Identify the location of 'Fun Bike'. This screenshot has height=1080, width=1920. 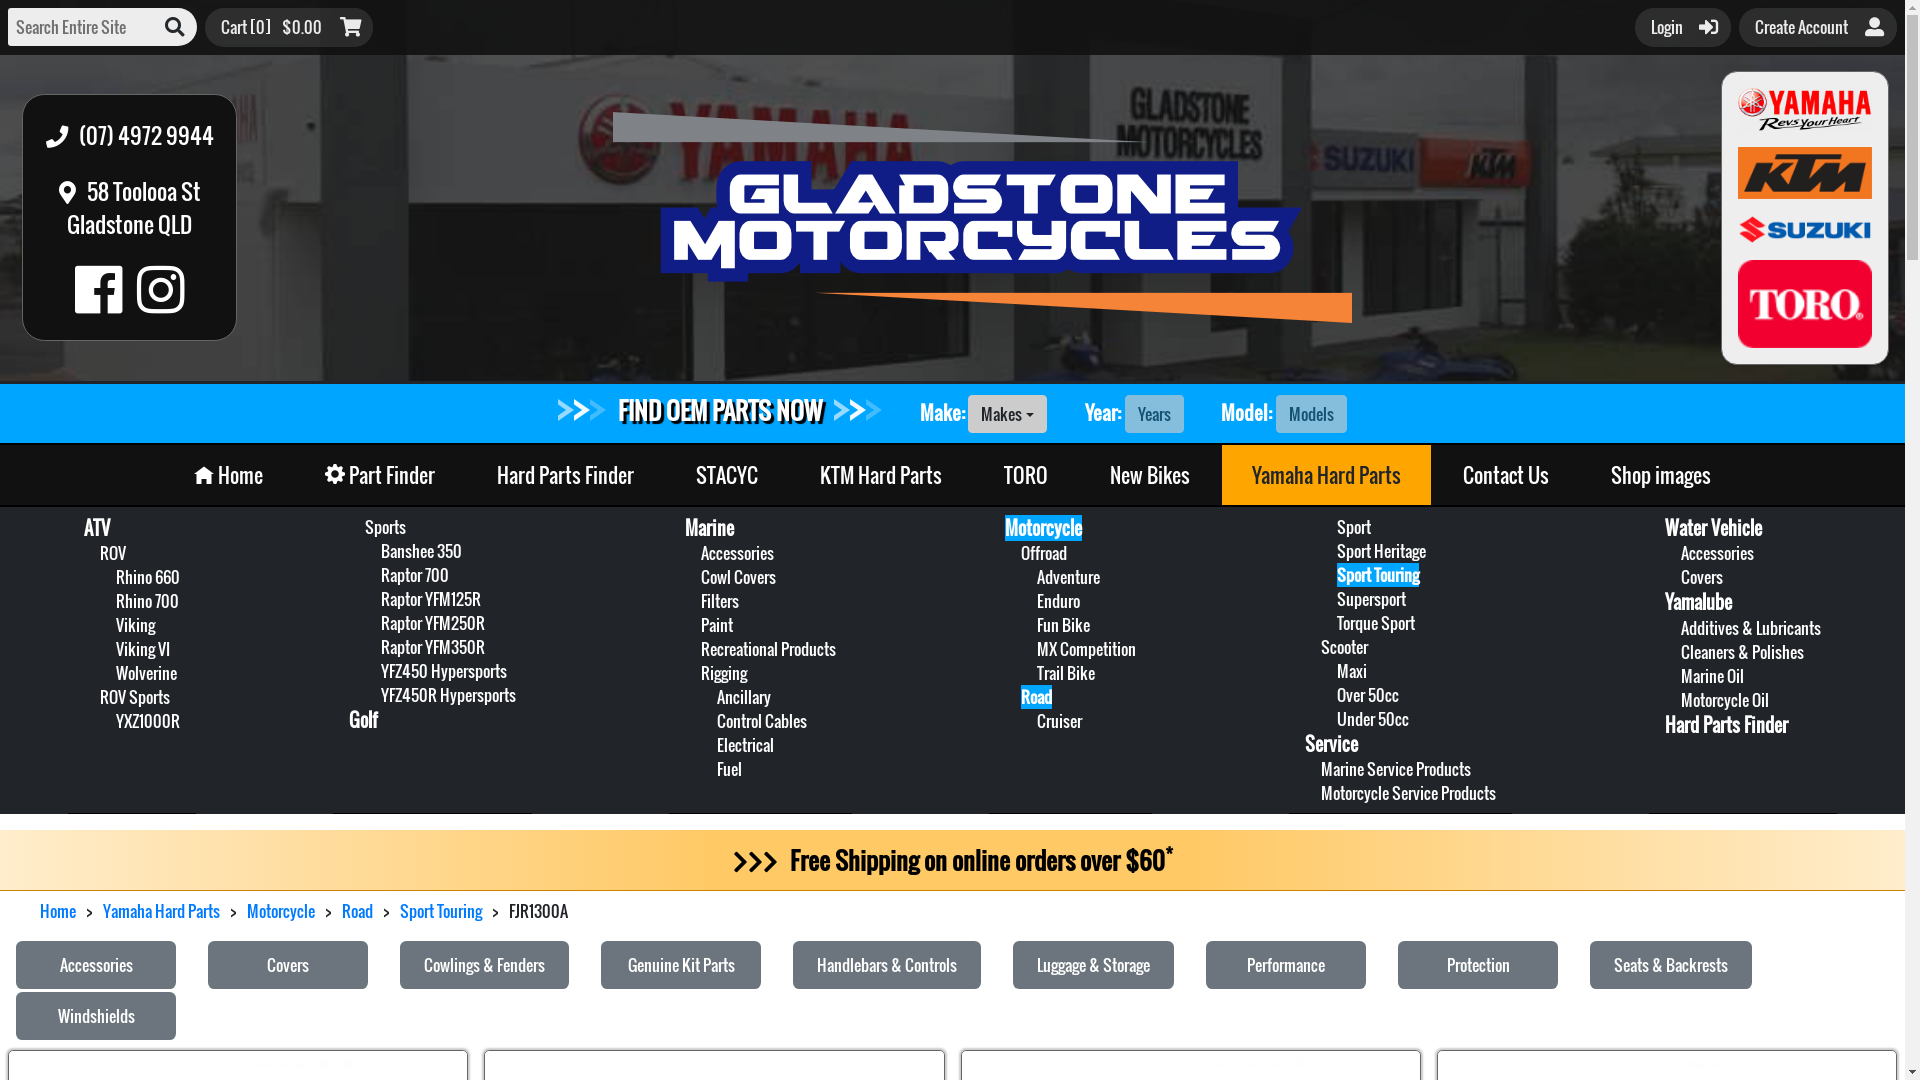
(1062, 623).